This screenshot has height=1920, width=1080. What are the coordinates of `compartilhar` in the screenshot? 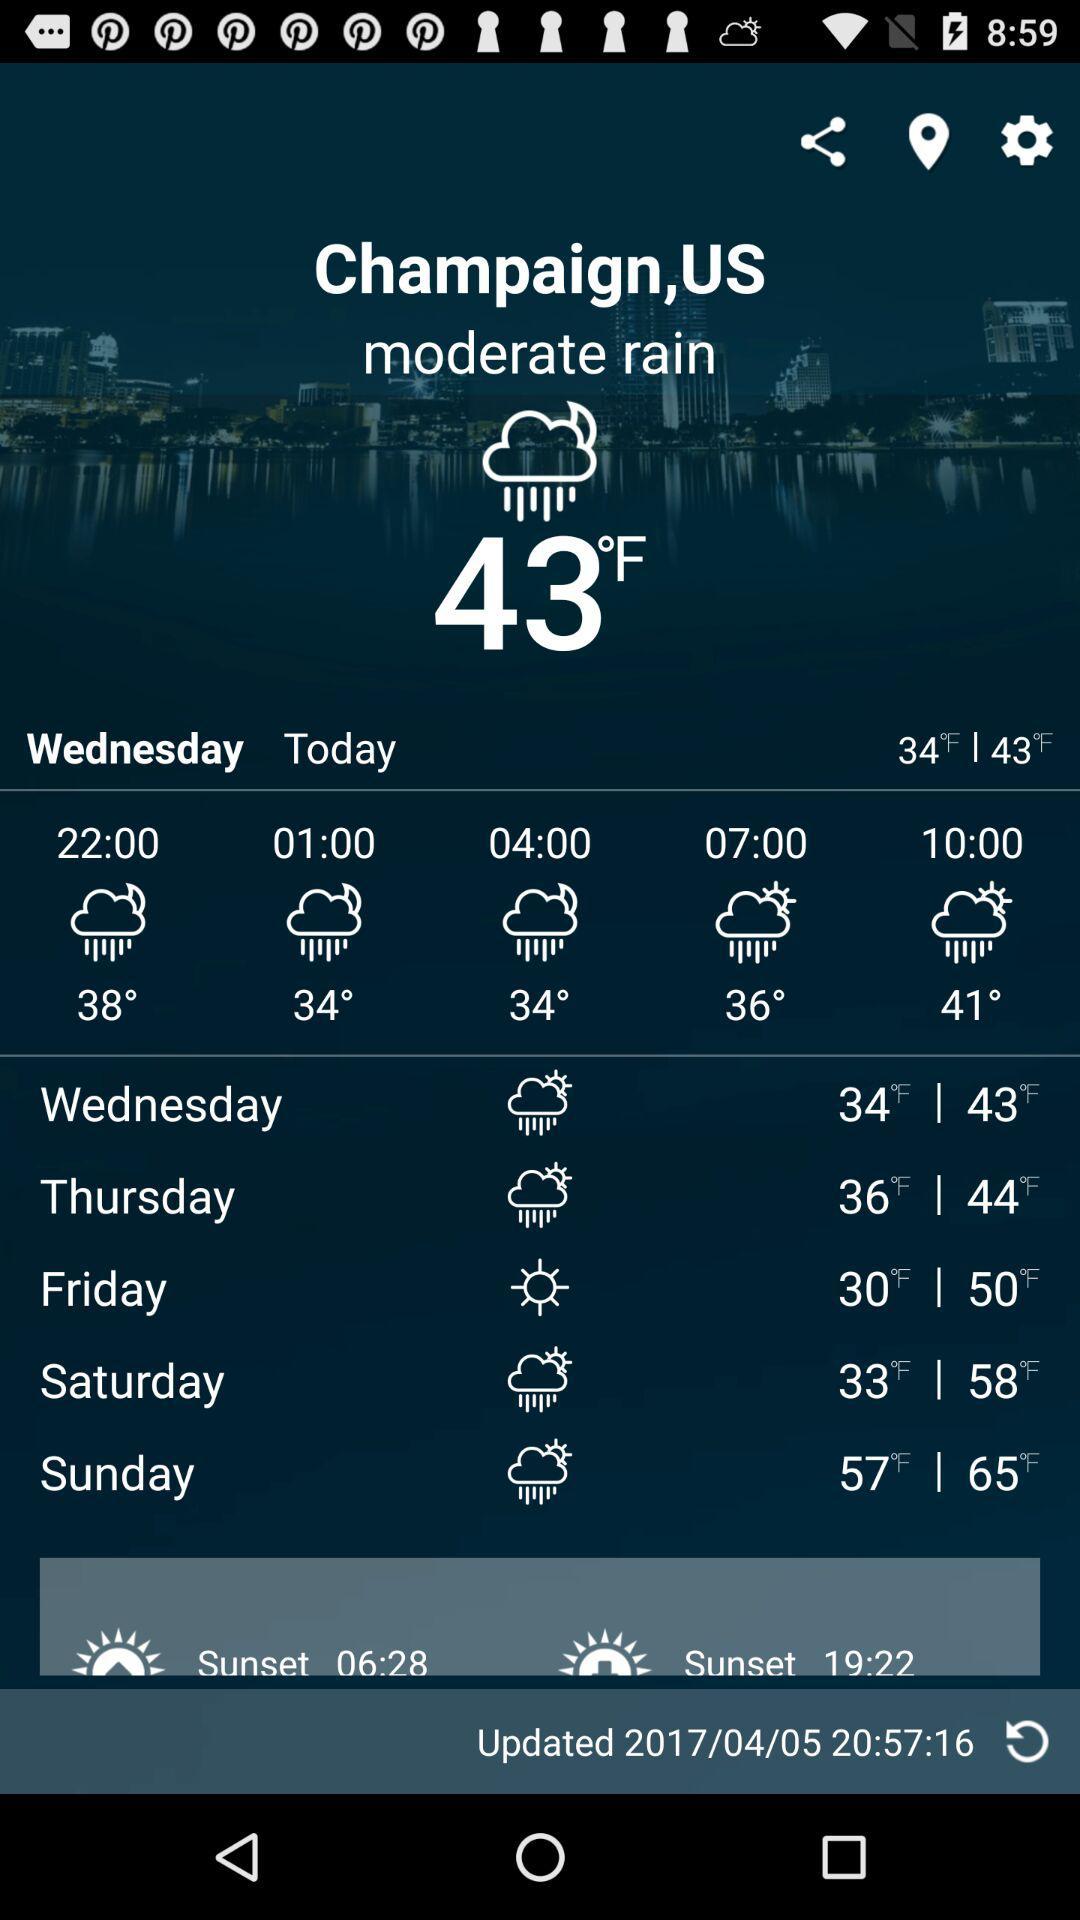 It's located at (822, 140).